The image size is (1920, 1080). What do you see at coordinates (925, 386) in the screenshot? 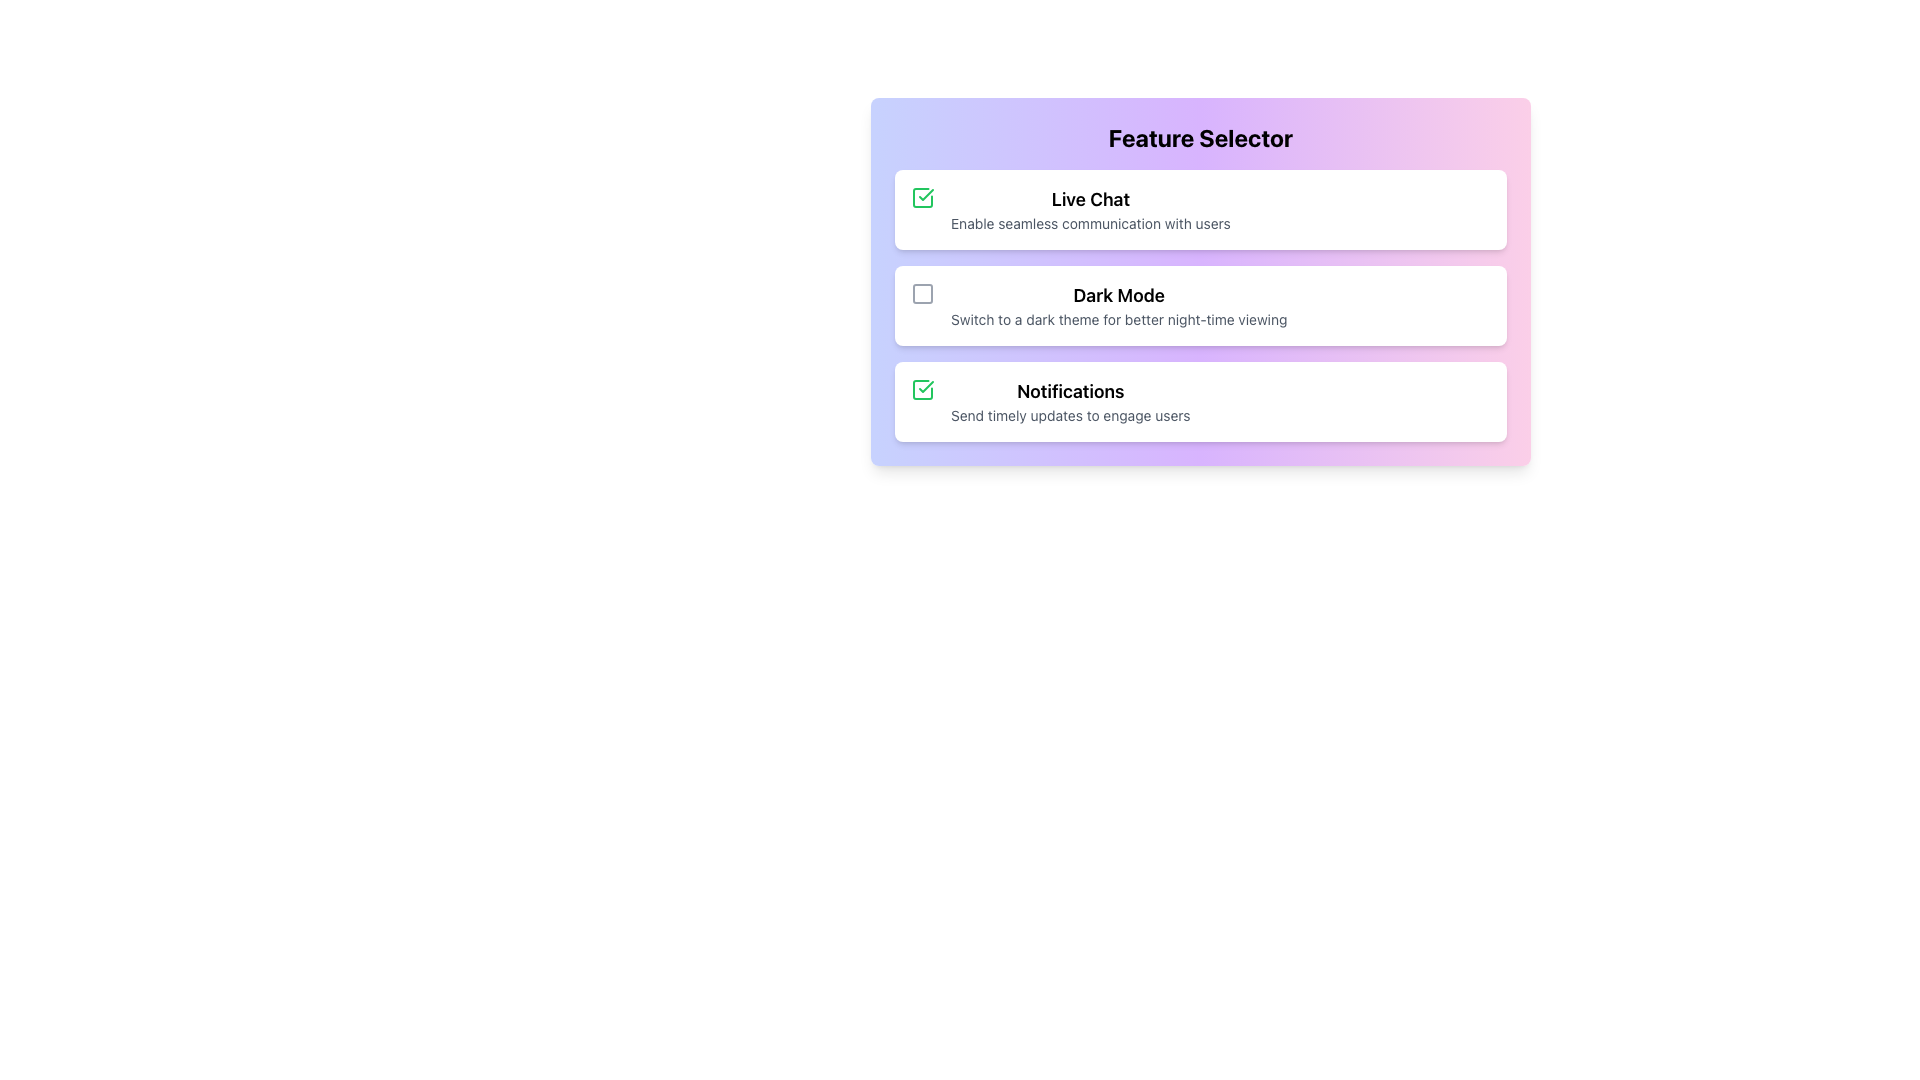
I see `the checkmark SVG icon indicating a completed state, located to the left of the 'Live Chat' option in the feature selector interface` at bounding box center [925, 386].